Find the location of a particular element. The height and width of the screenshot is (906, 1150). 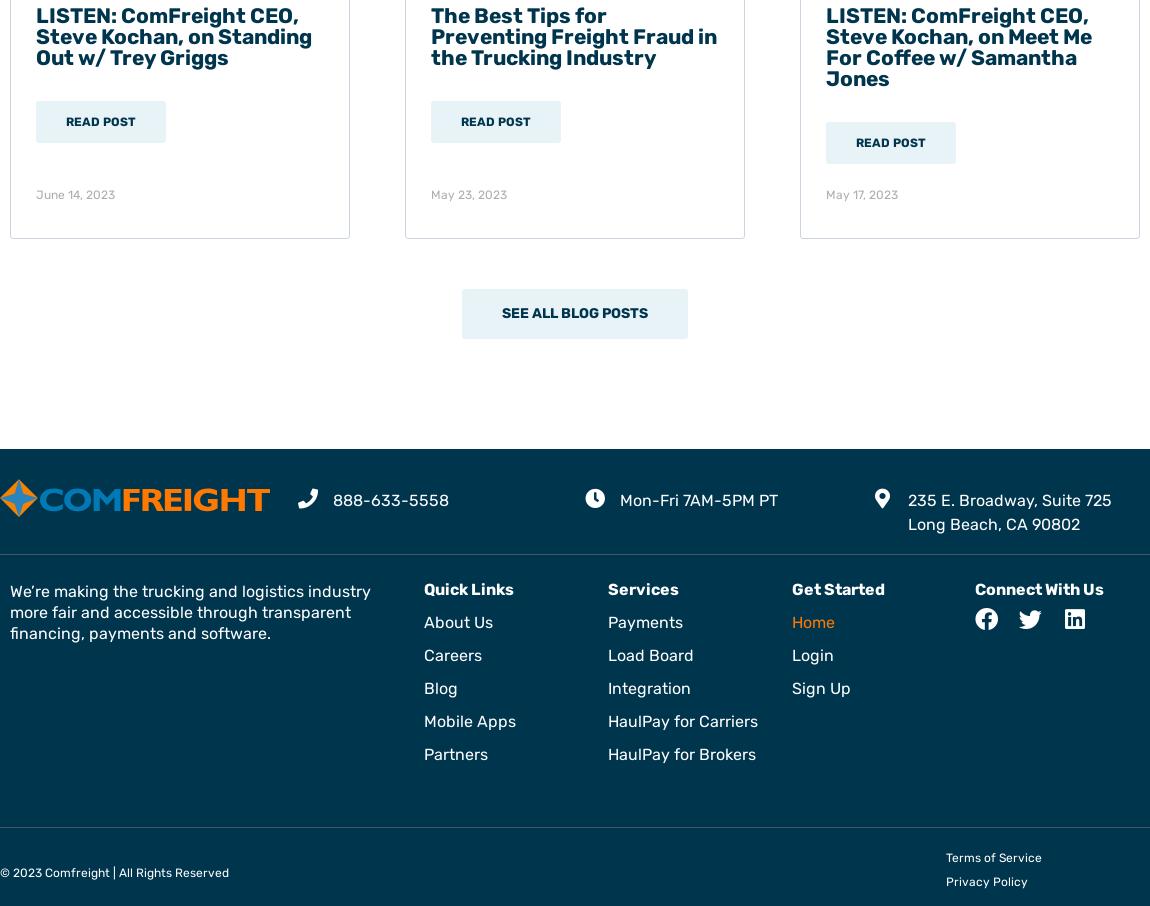

'Sign Up' is located at coordinates (791, 688).